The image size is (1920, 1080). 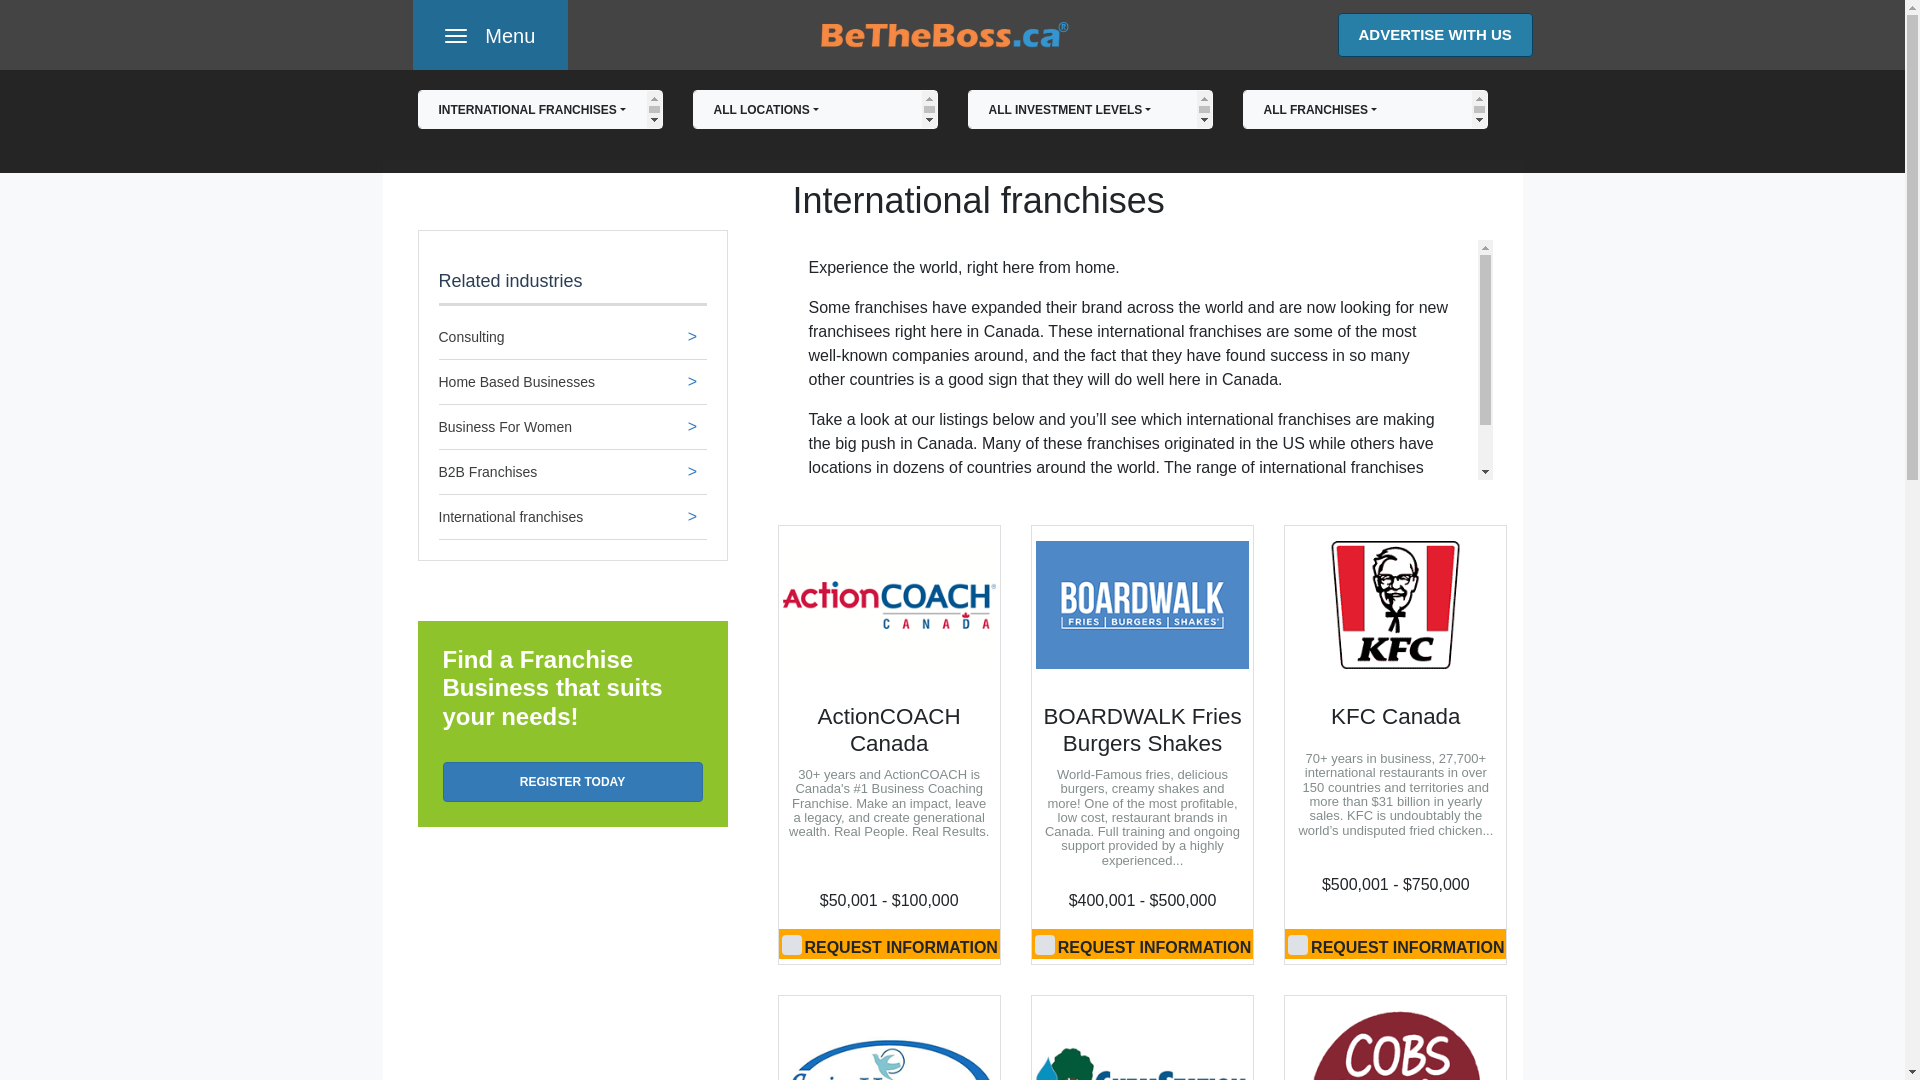 What do you see at coordinates (570, 387) in the screenshot?
I see `'Home Based Businesses` at bounding box center [570, 387].